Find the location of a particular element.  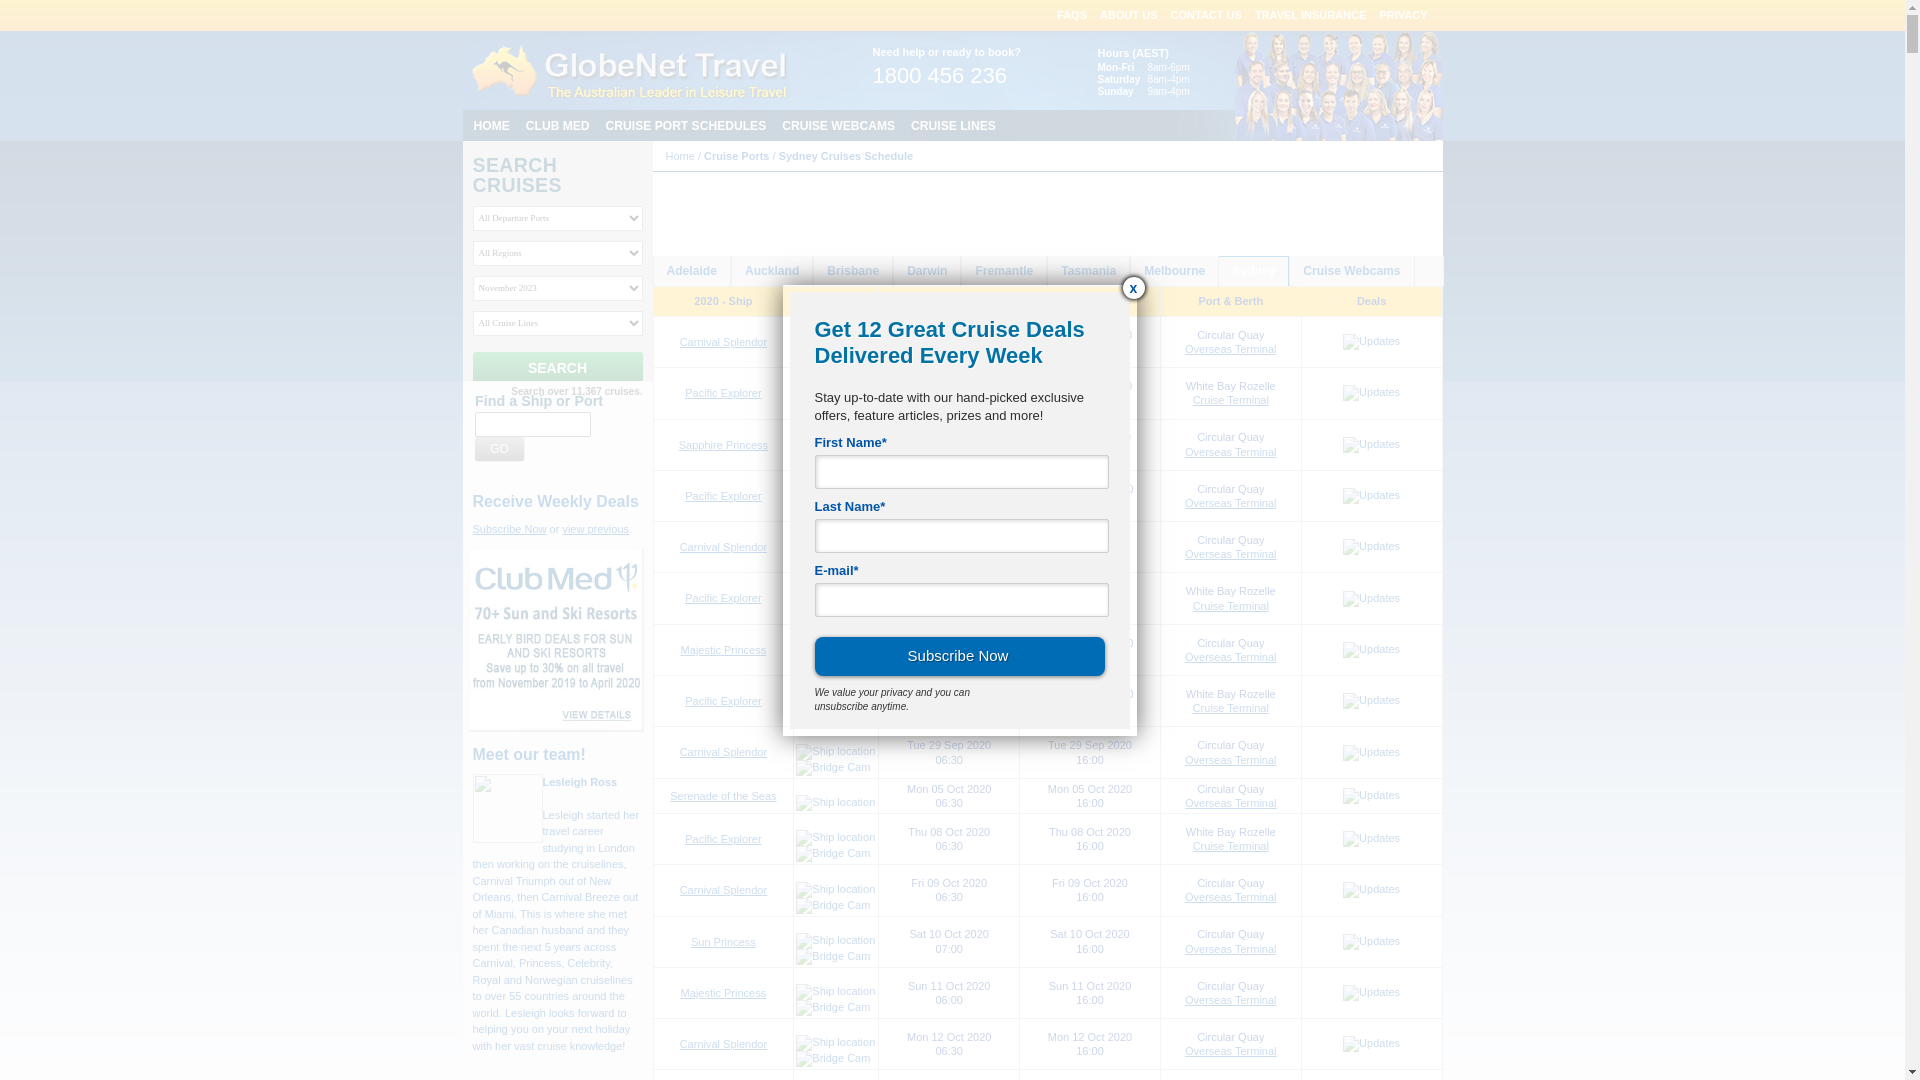

'Fremantle' is located at coordinates (1003, 271).